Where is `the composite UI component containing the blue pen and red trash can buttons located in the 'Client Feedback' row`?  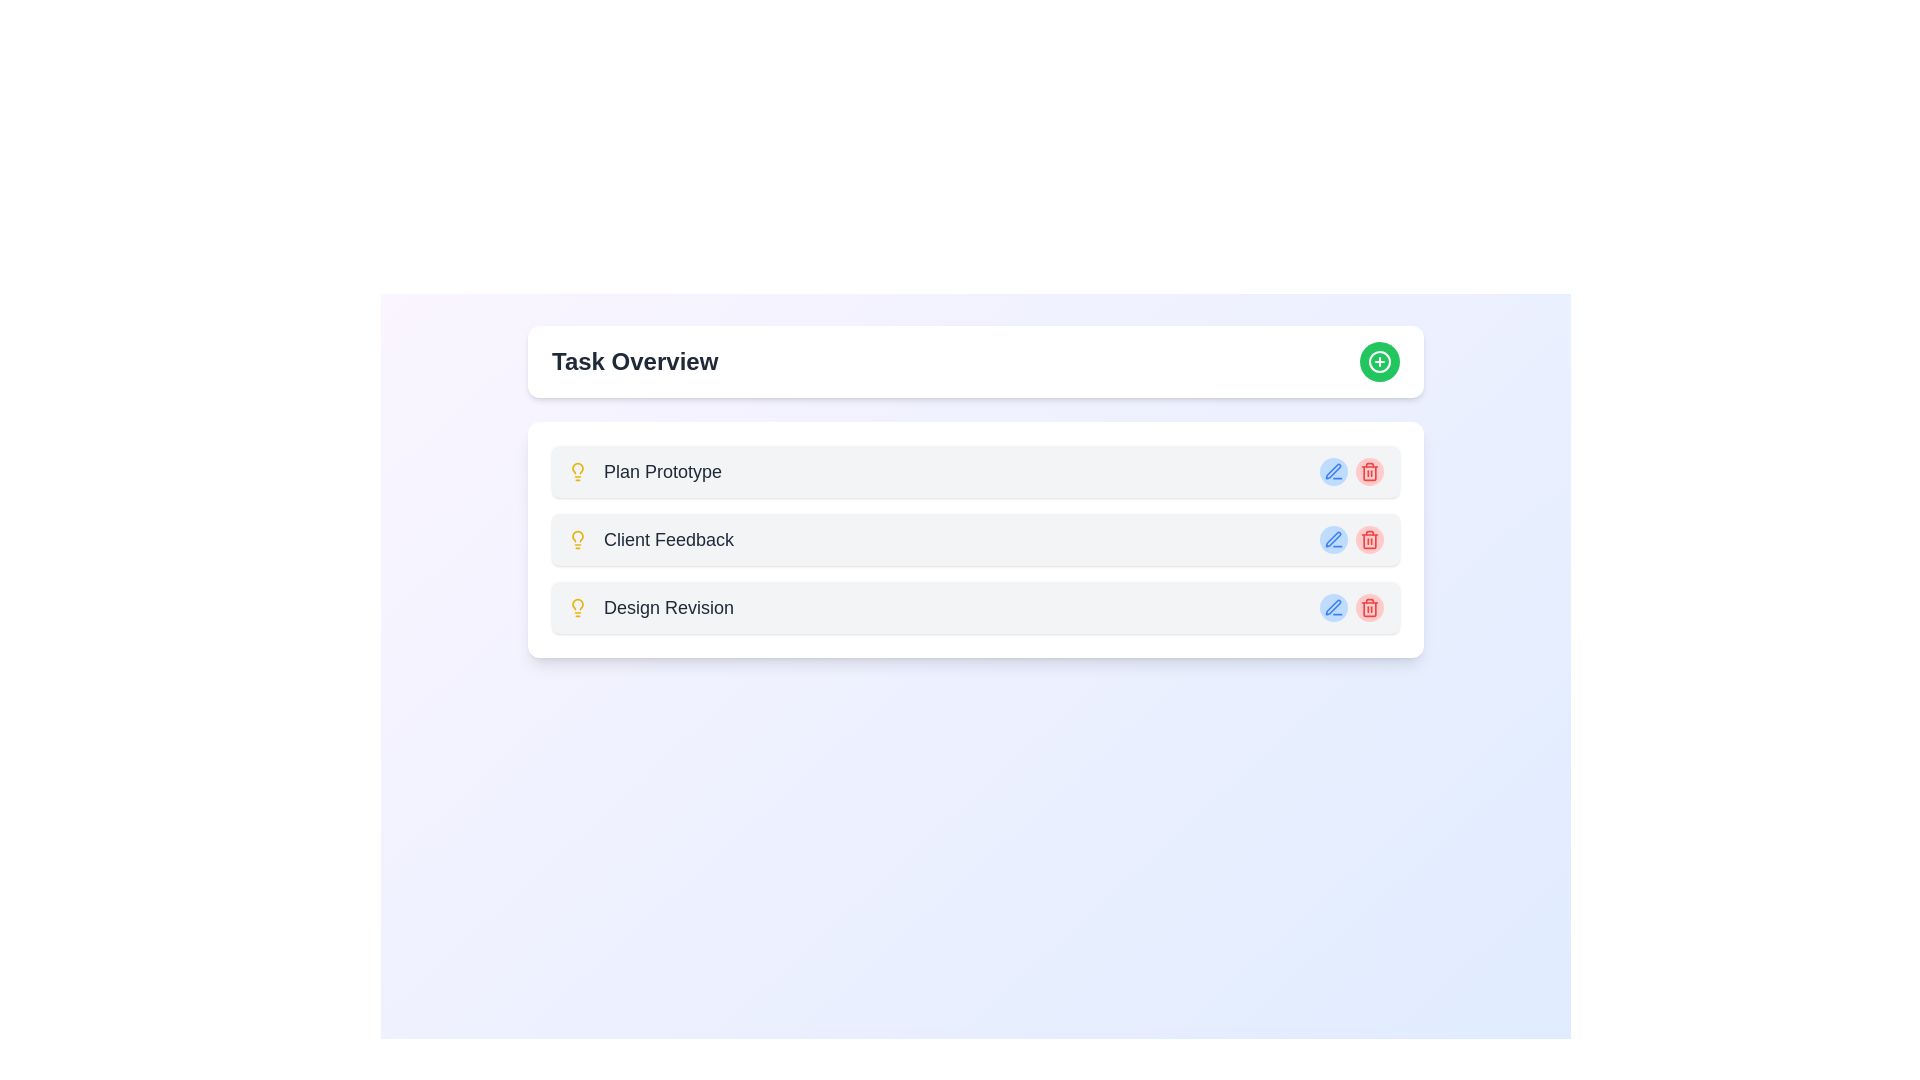 the composite UI component containing the blue pen and red trash can buttons located in the 'Client Feedback' row is located at coordinates (1352, 540).